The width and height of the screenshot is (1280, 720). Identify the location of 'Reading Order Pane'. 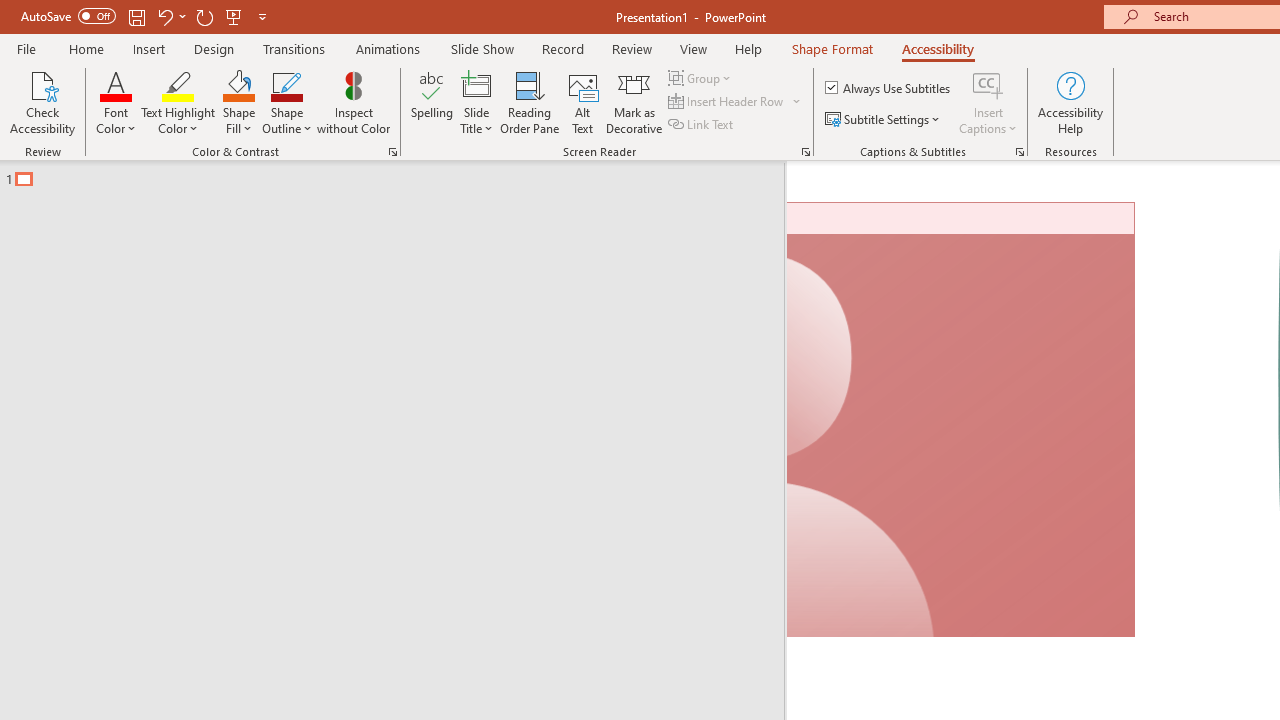
(529, 103).